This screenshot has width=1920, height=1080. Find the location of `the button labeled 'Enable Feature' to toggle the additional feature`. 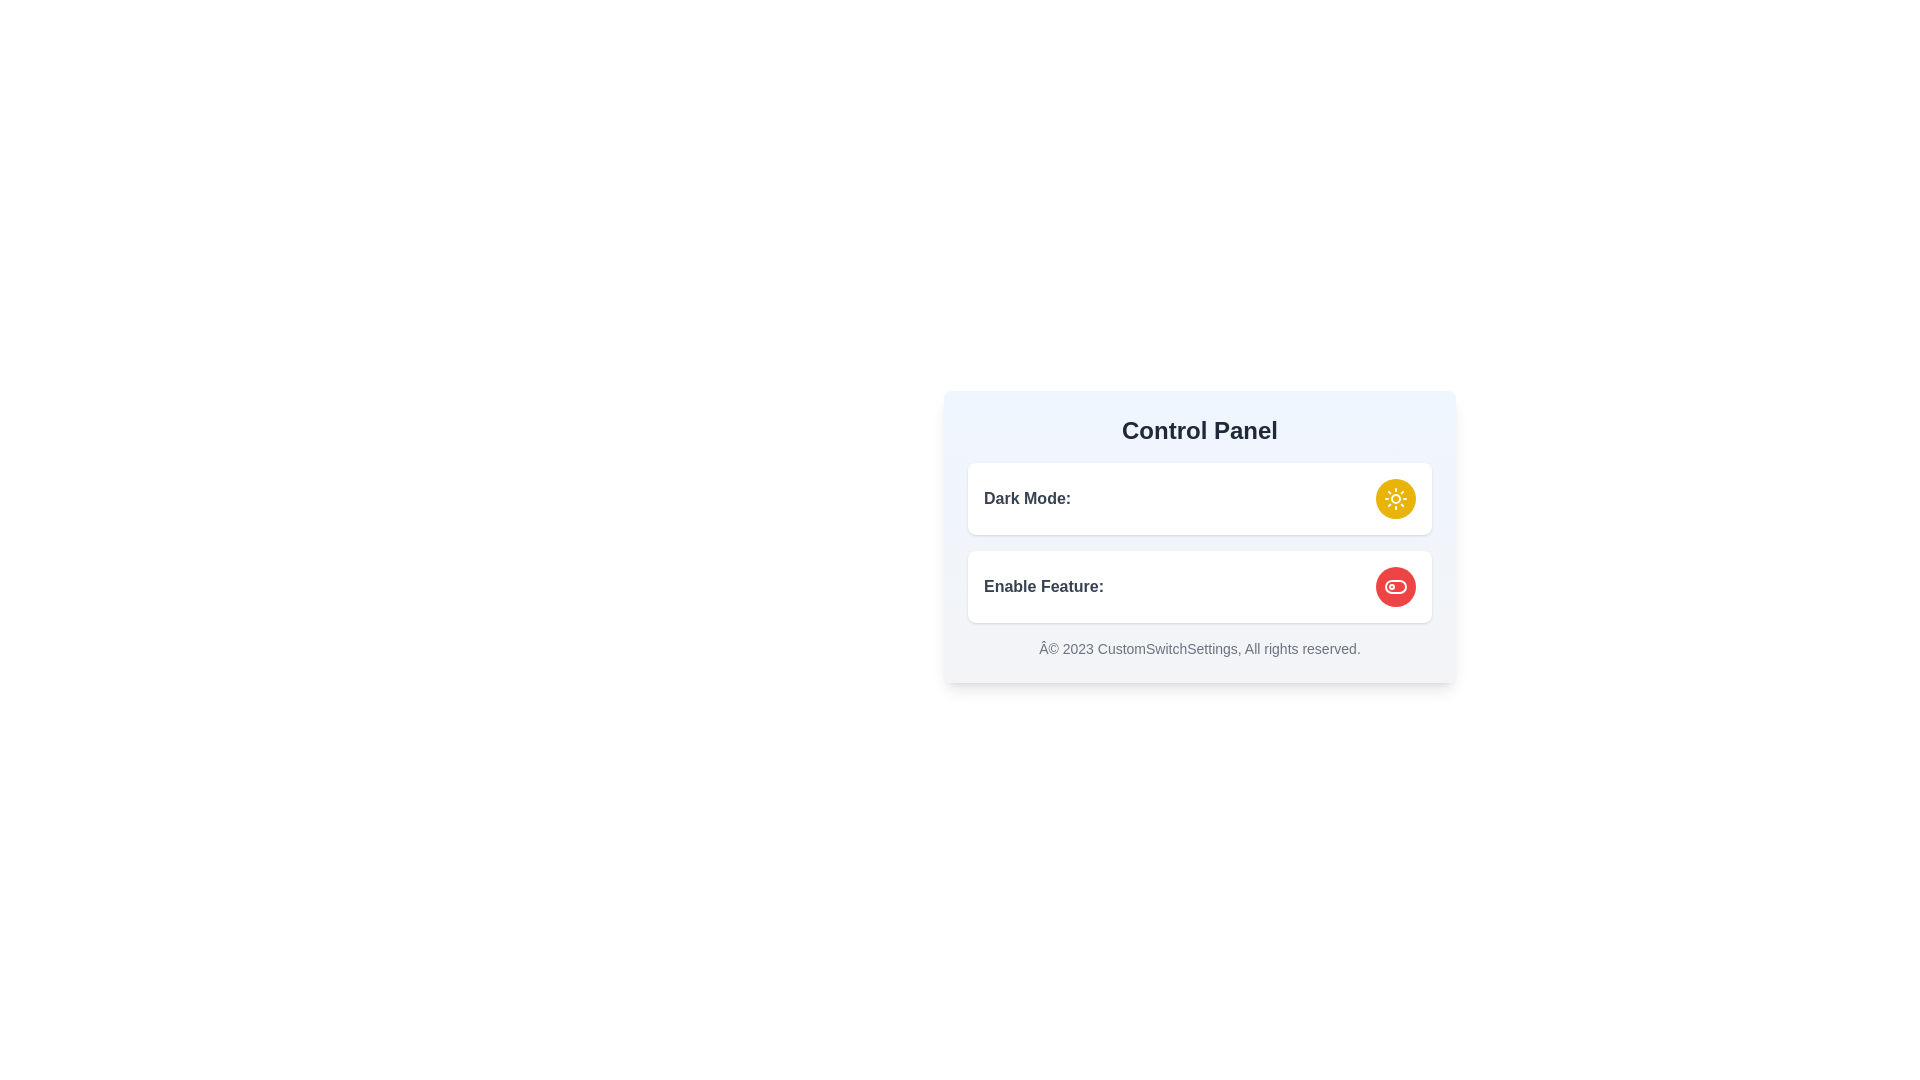

the button labeled 'Enable Feature' to toggle the additional feature is located at coordinates (1395, 585).